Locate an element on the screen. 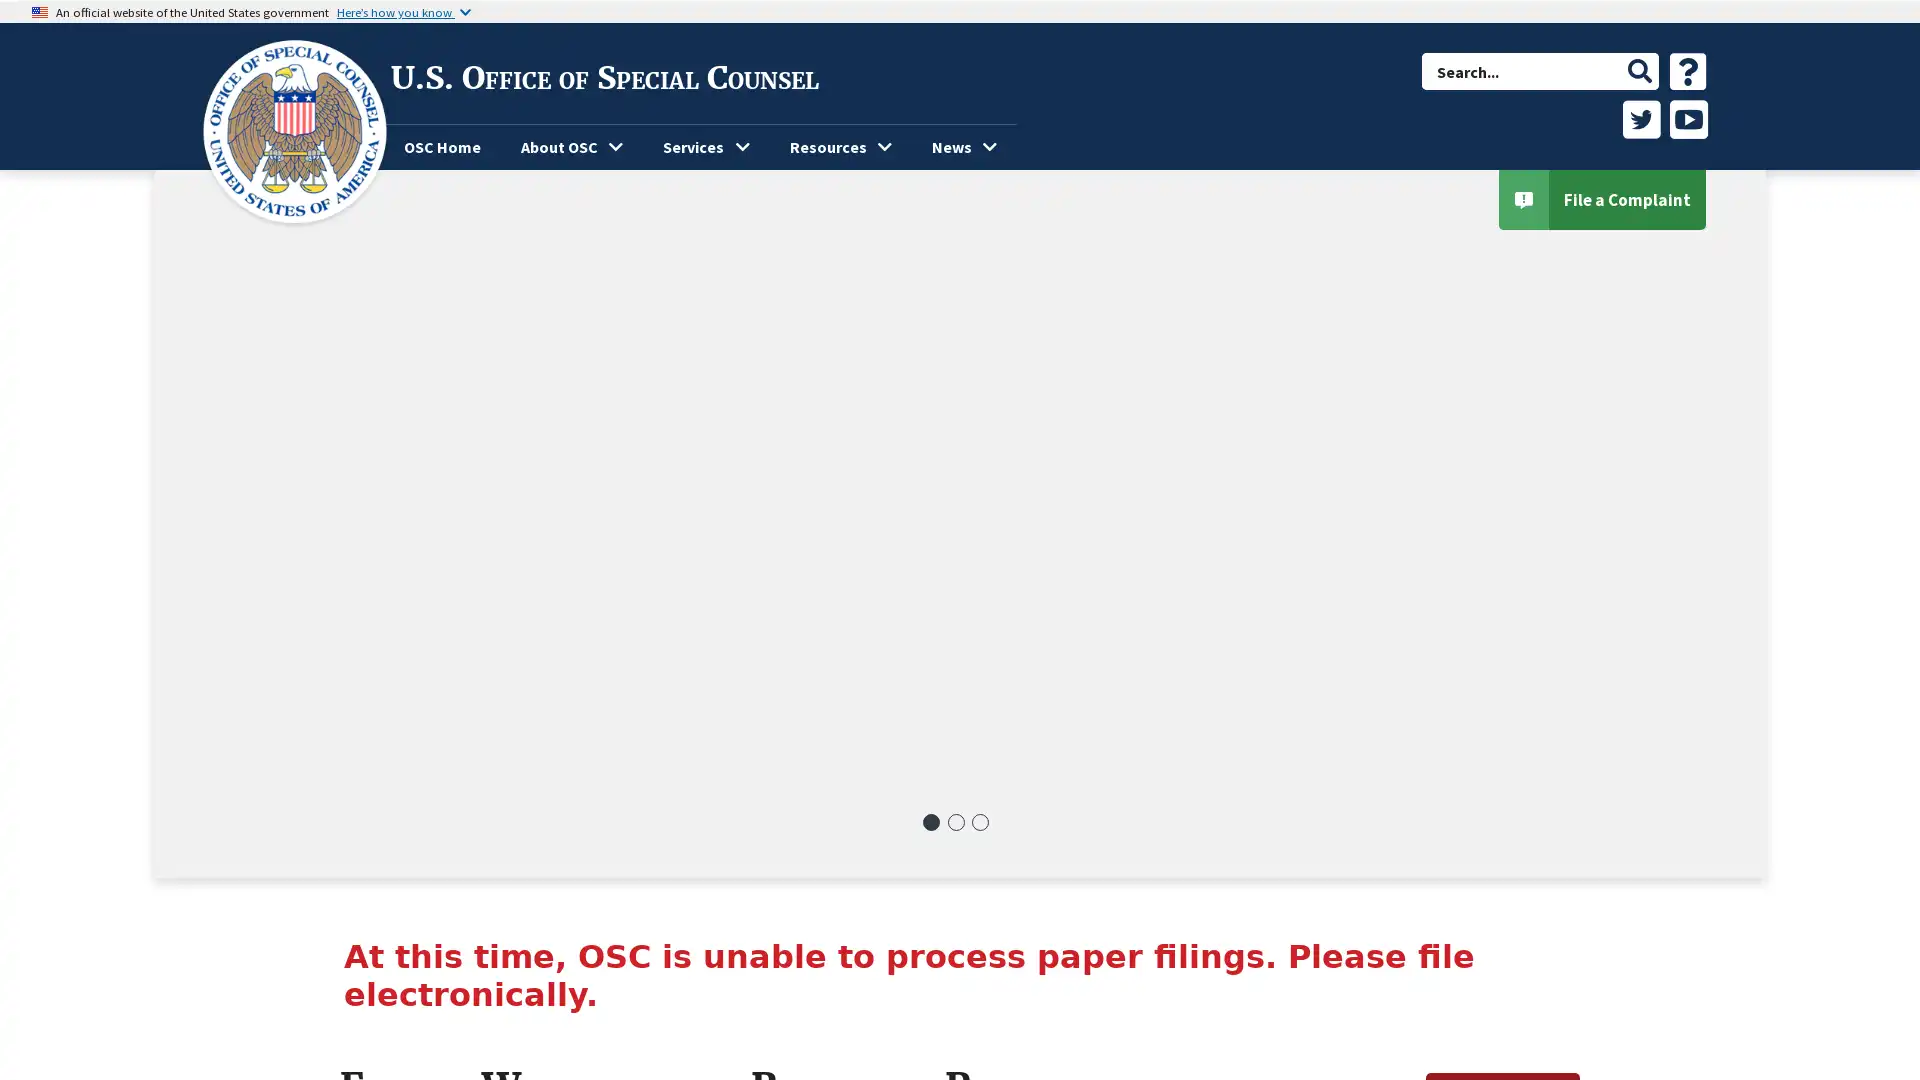 The image size is (1920, 1080). News is located at coordinates (964, 146).